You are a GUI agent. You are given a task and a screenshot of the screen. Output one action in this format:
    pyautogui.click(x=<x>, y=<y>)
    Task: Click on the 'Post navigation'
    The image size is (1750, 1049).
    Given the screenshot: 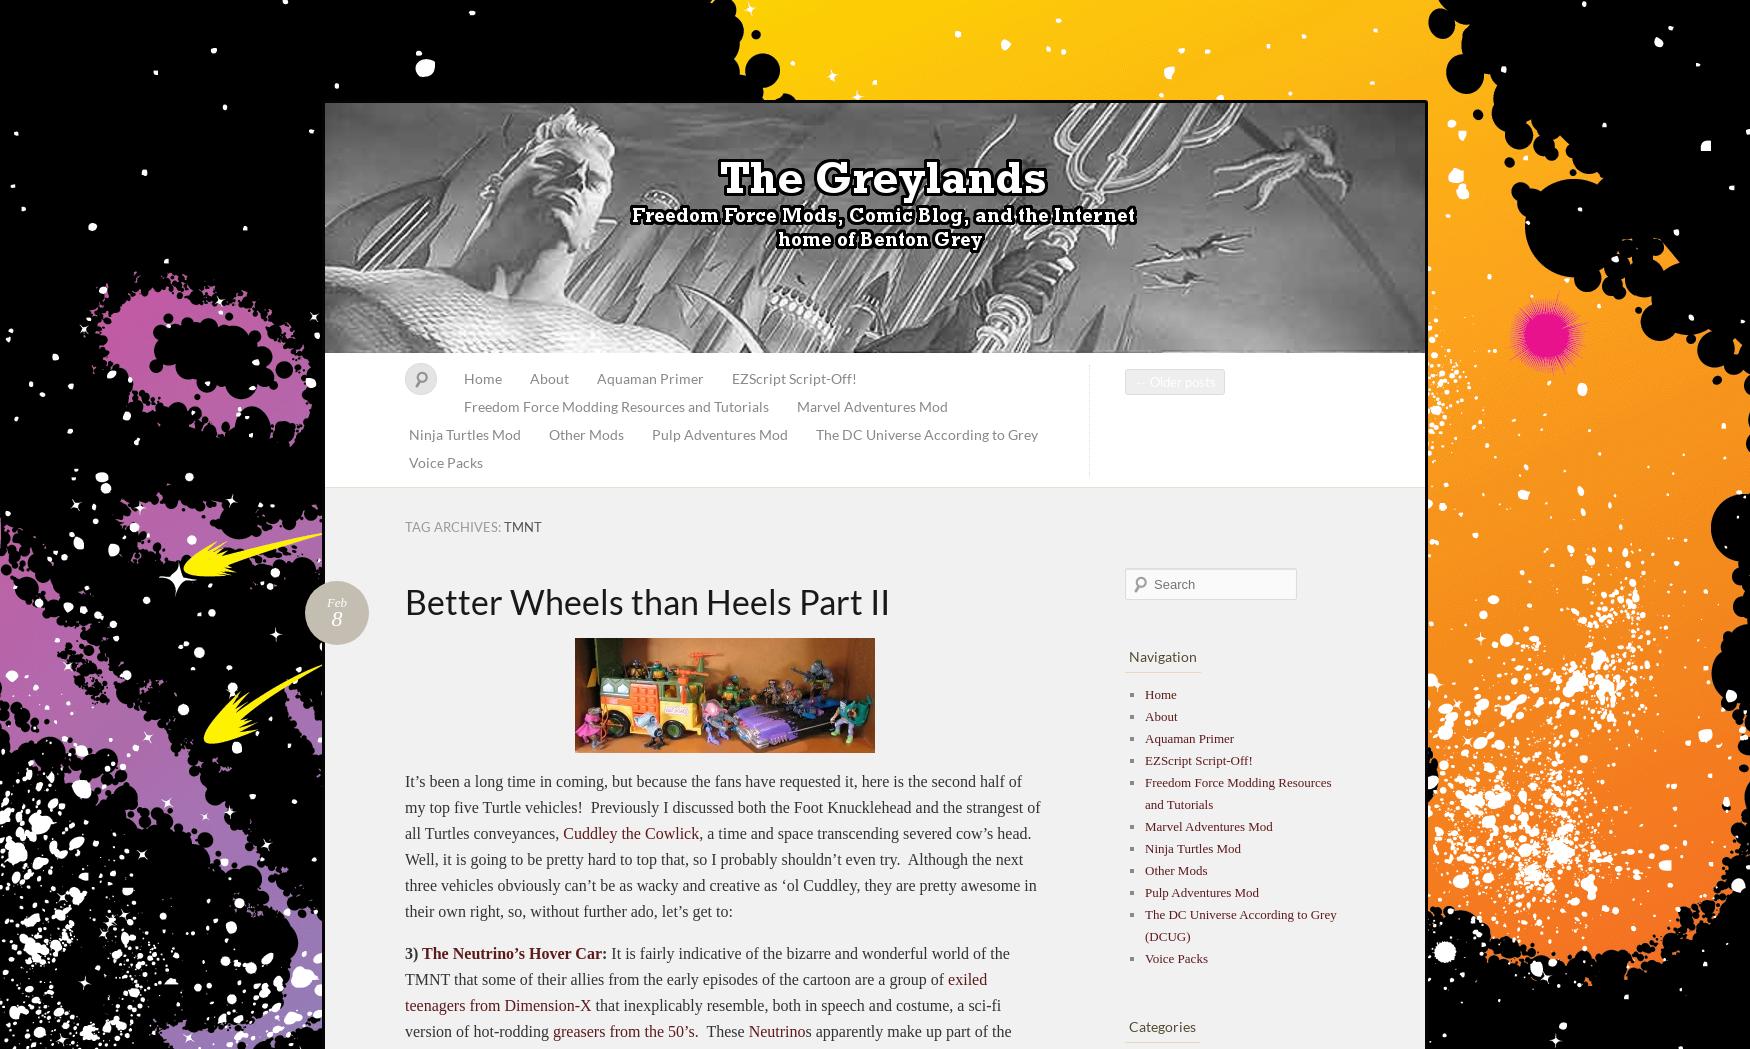 What is the action you would take?
    pyautogui.click(x=1191, y=397)
    